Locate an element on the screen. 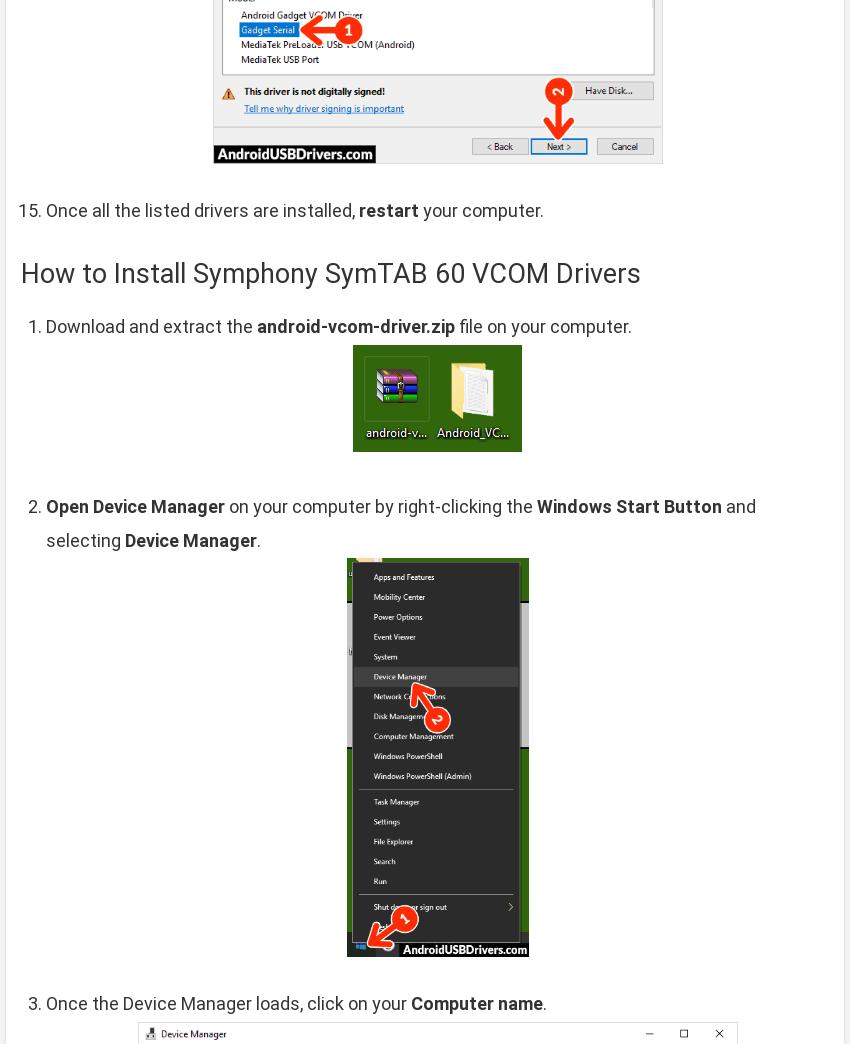 This screenshot has height=1044, width=850. 'restart' is located at coordinates (388, 209).